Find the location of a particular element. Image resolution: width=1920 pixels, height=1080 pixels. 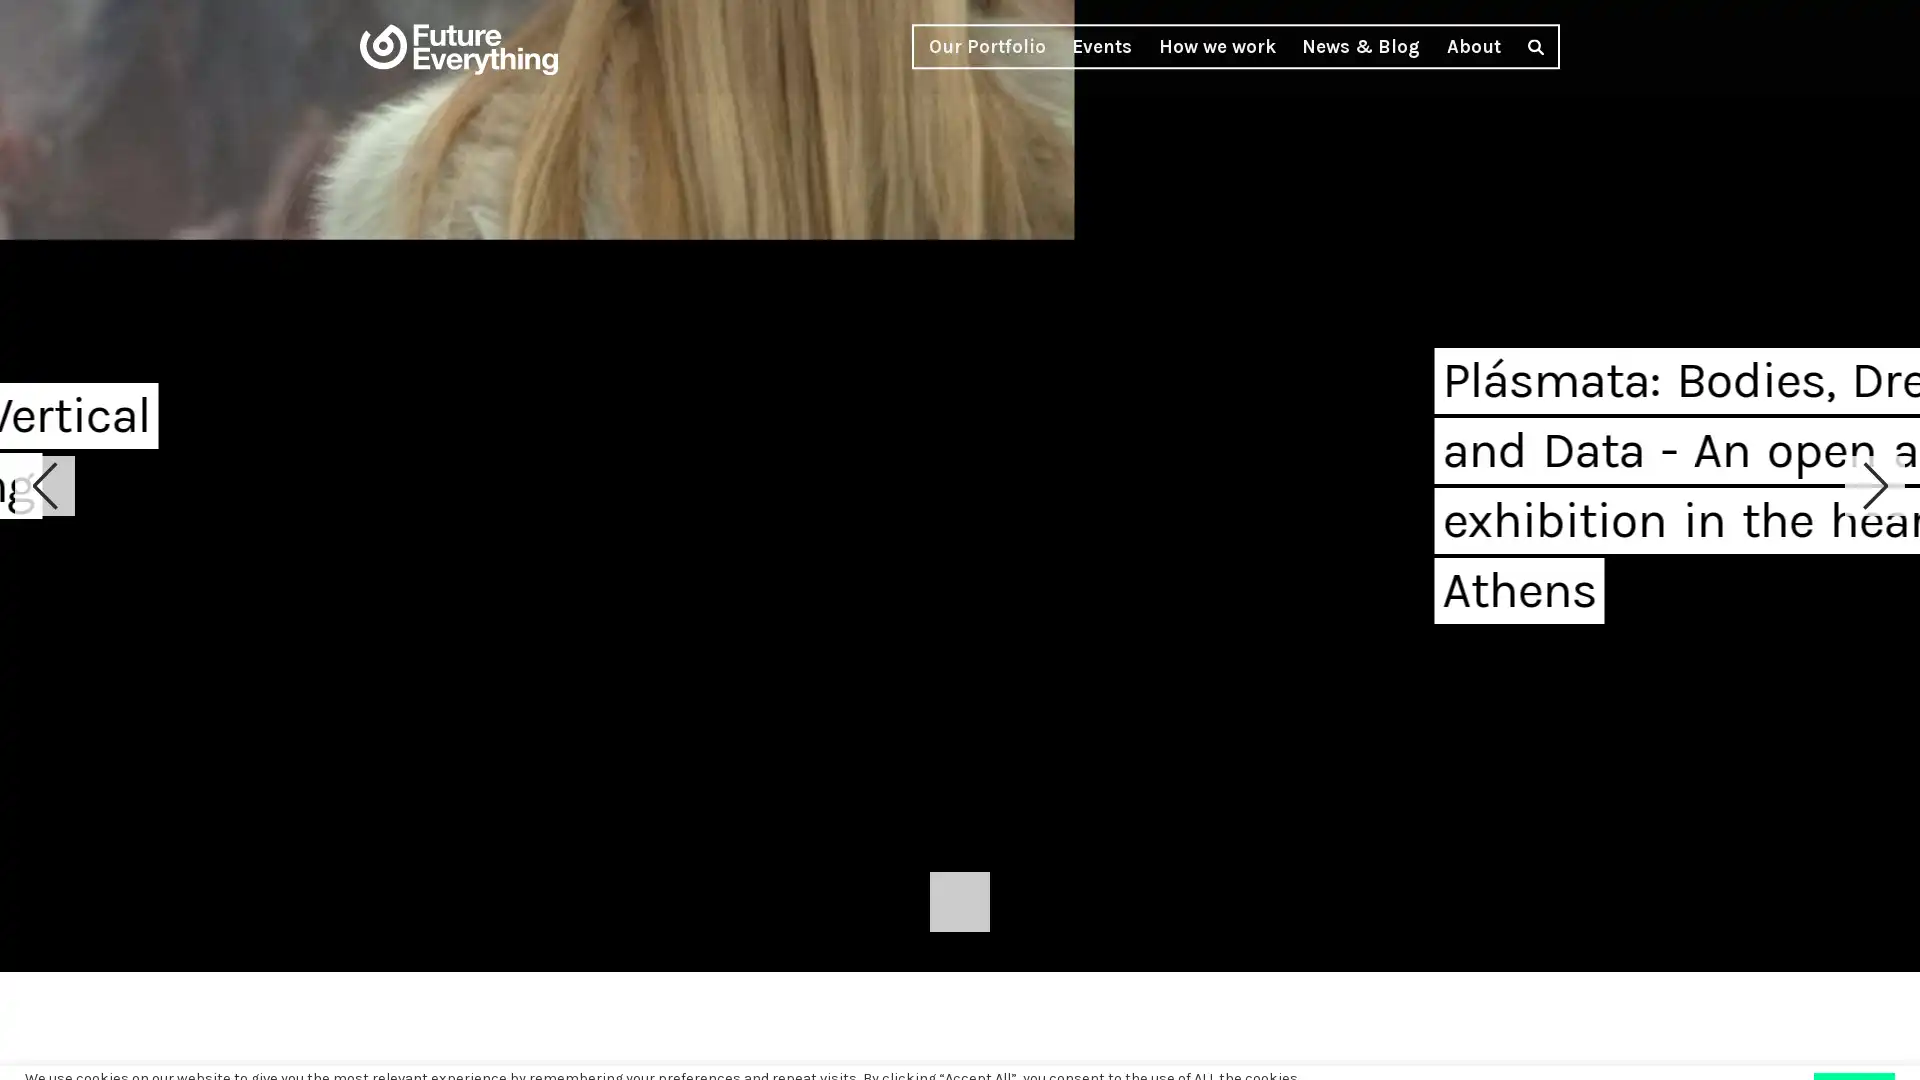

Previous is located at coordinates (44, 486).